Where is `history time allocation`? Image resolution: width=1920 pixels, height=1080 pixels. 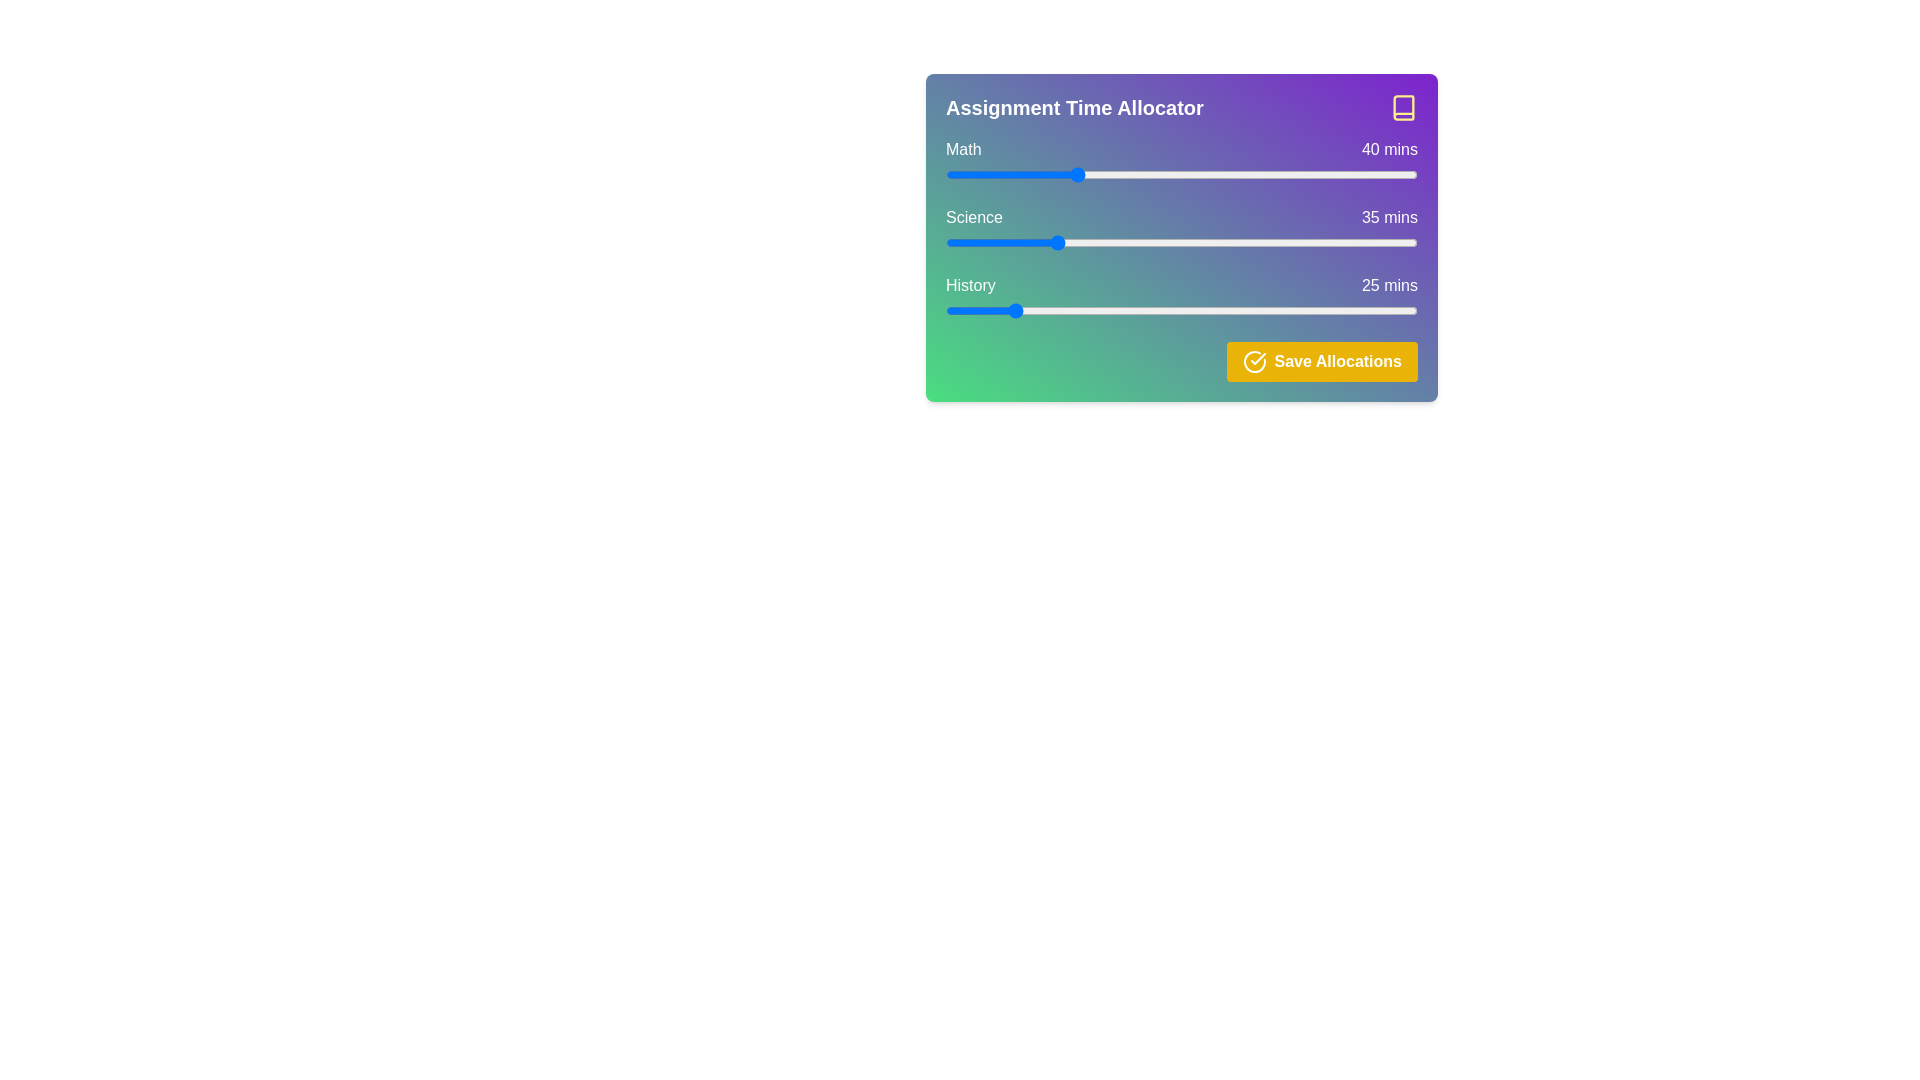
history time allocation is located at coordinates (1001, 311).